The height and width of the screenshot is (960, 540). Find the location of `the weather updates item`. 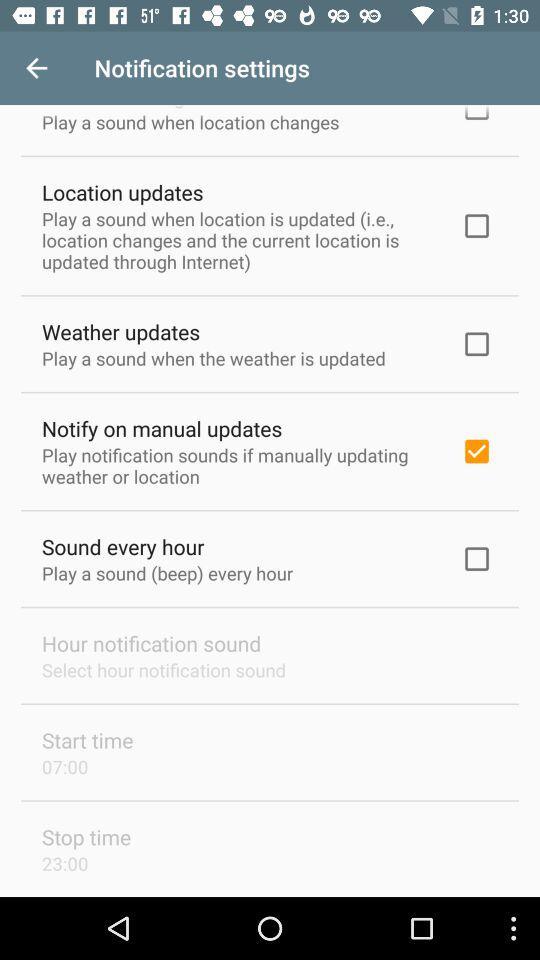

the weather updates item is located at coordinates (121, 331).